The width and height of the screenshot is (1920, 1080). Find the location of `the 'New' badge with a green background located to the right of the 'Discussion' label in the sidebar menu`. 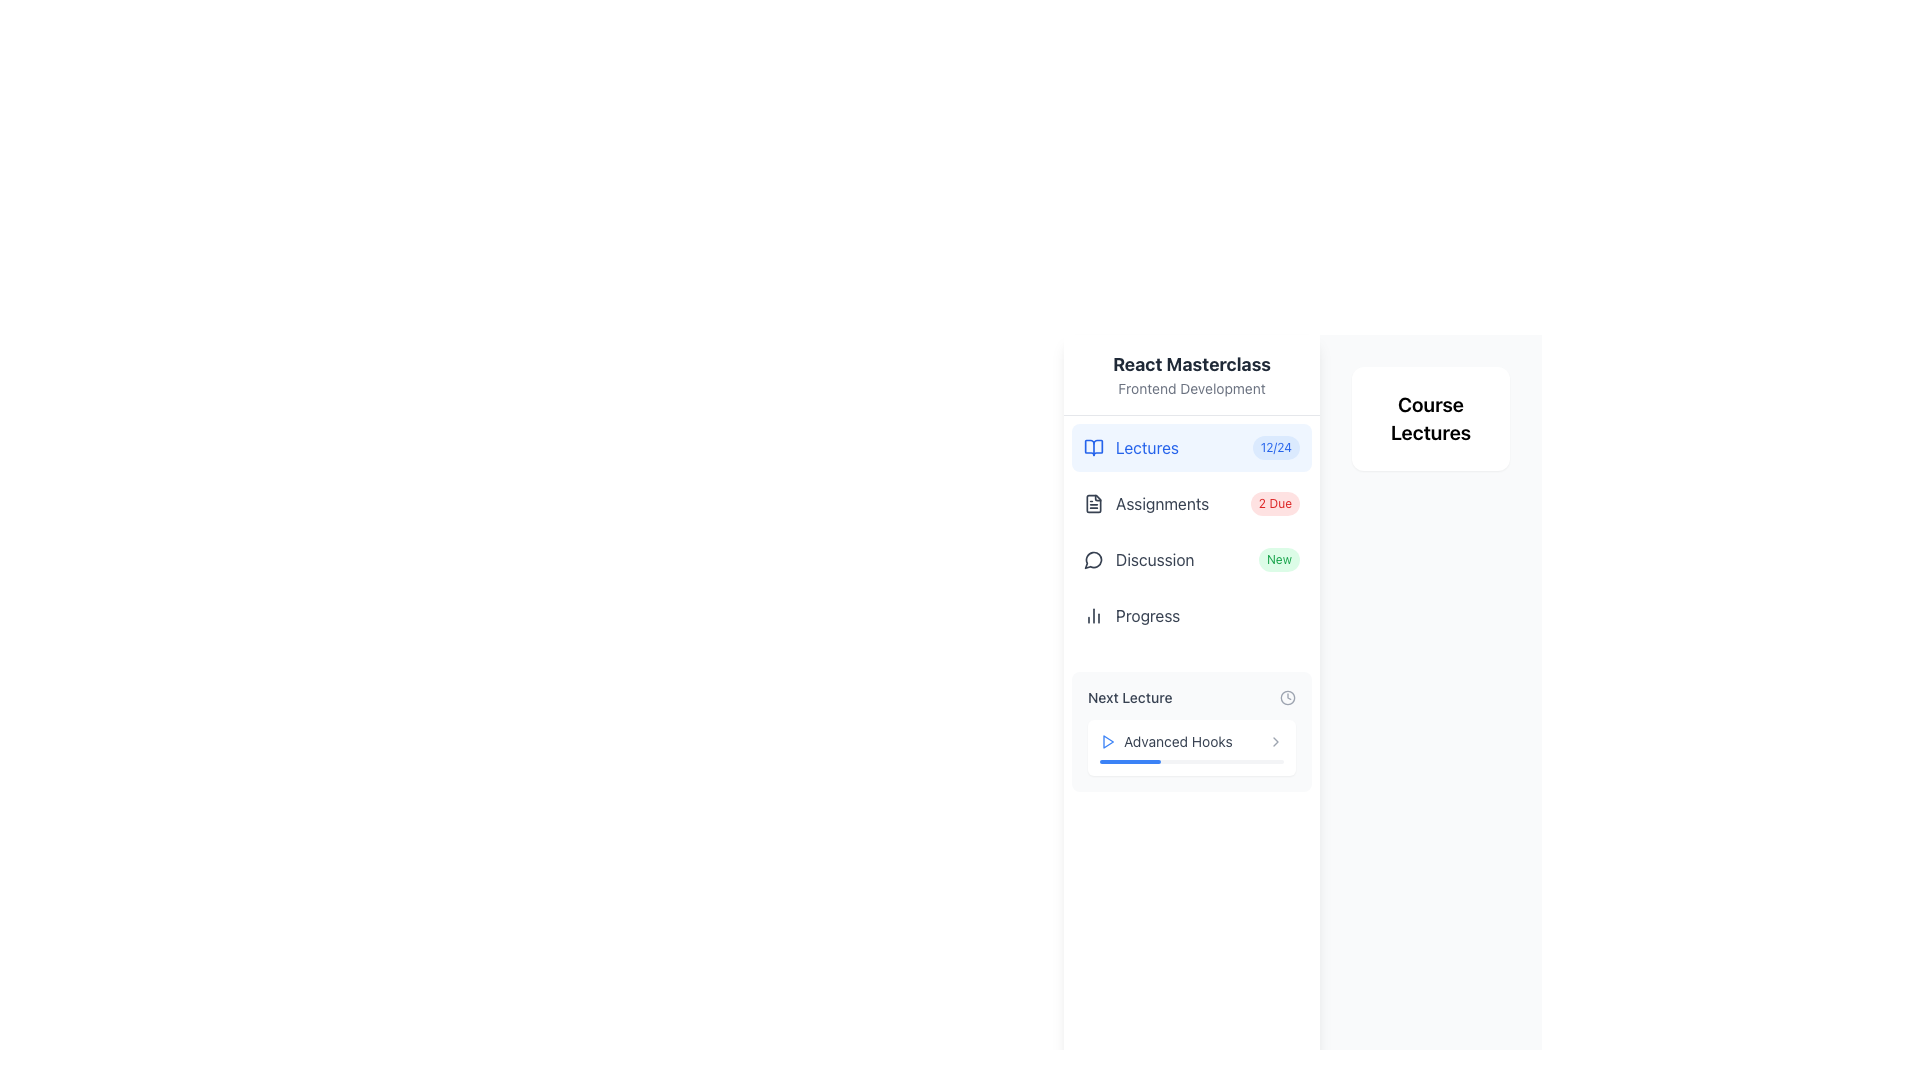

the 'New' badge with a green background located to the right of the 'Discussion' label in the sidebar menu is located at coordinates (1278, 559).